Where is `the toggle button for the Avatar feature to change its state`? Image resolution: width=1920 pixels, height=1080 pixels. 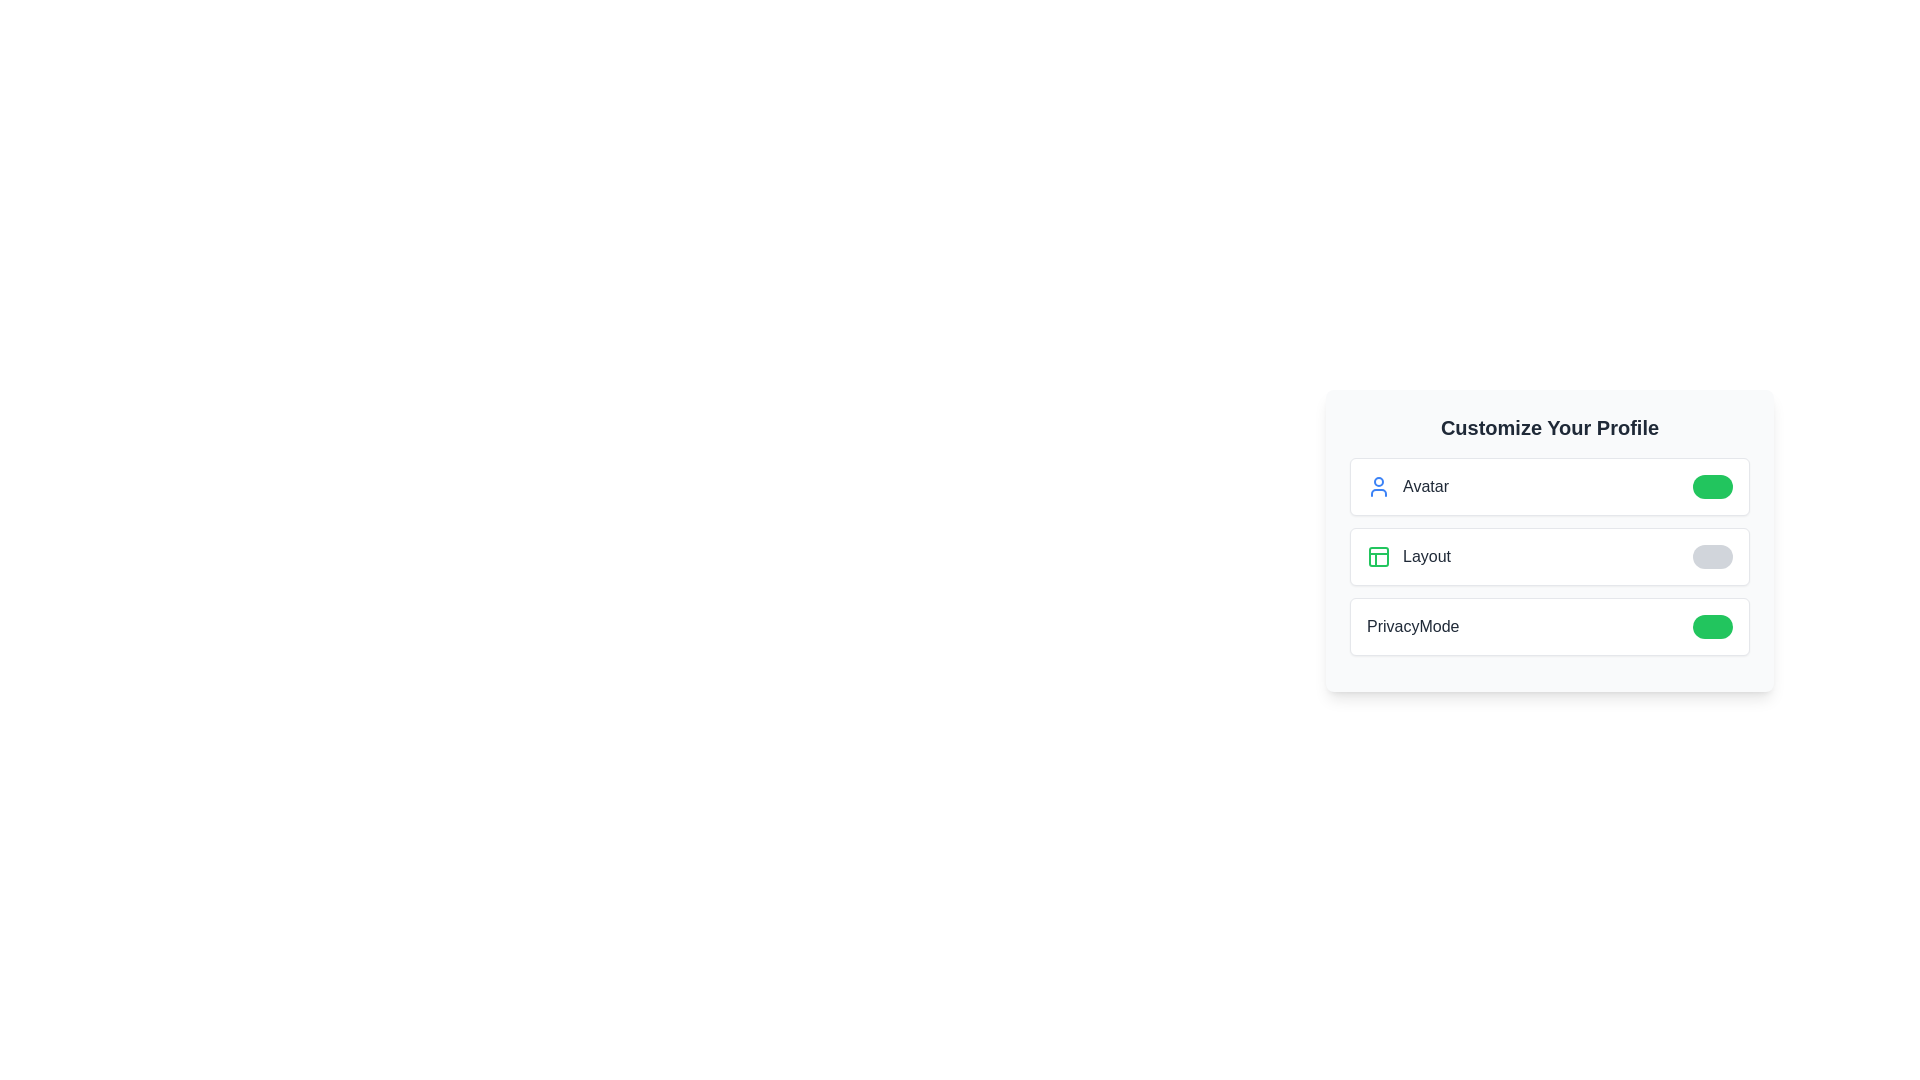 the toggle button for the Avatar feature to change its state is located at coordinates (1712, 486).